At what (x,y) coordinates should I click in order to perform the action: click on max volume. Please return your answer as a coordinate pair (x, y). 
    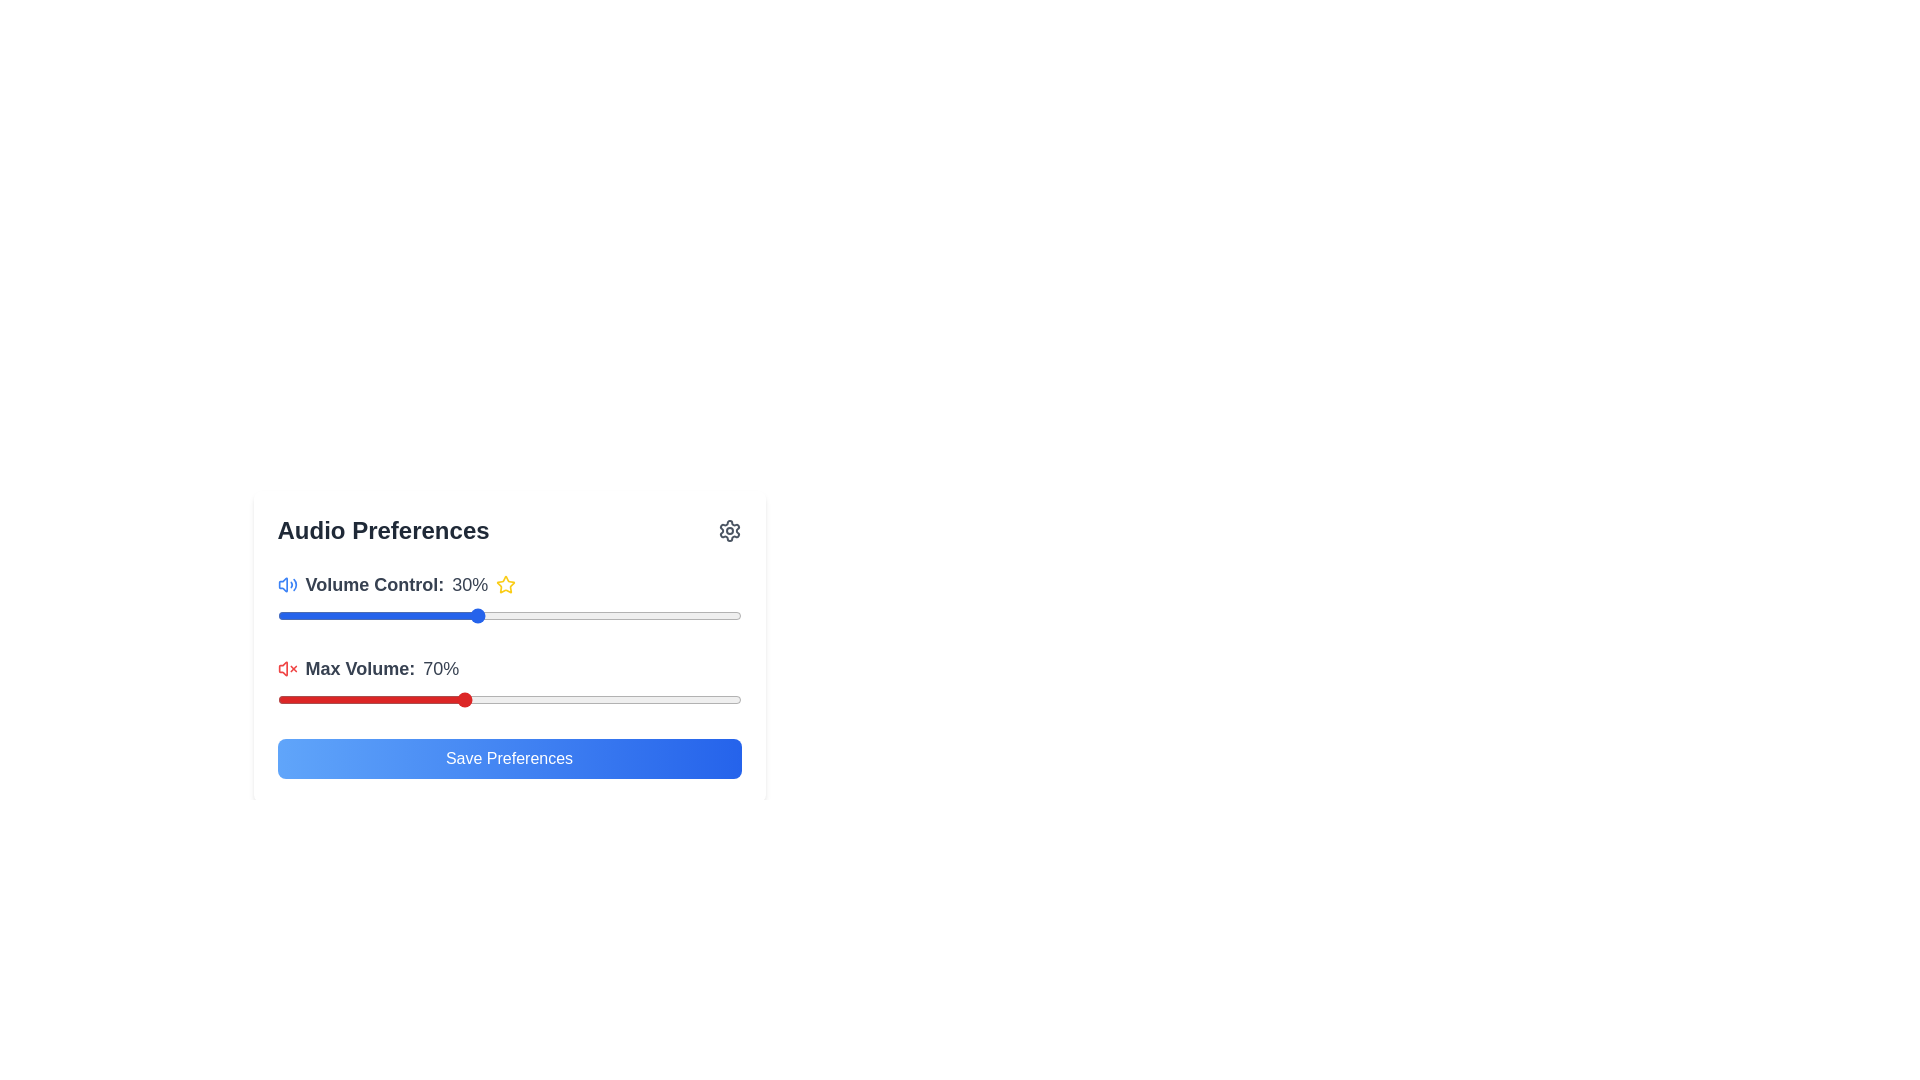
    Looking at the image, I should click on (323, 698).